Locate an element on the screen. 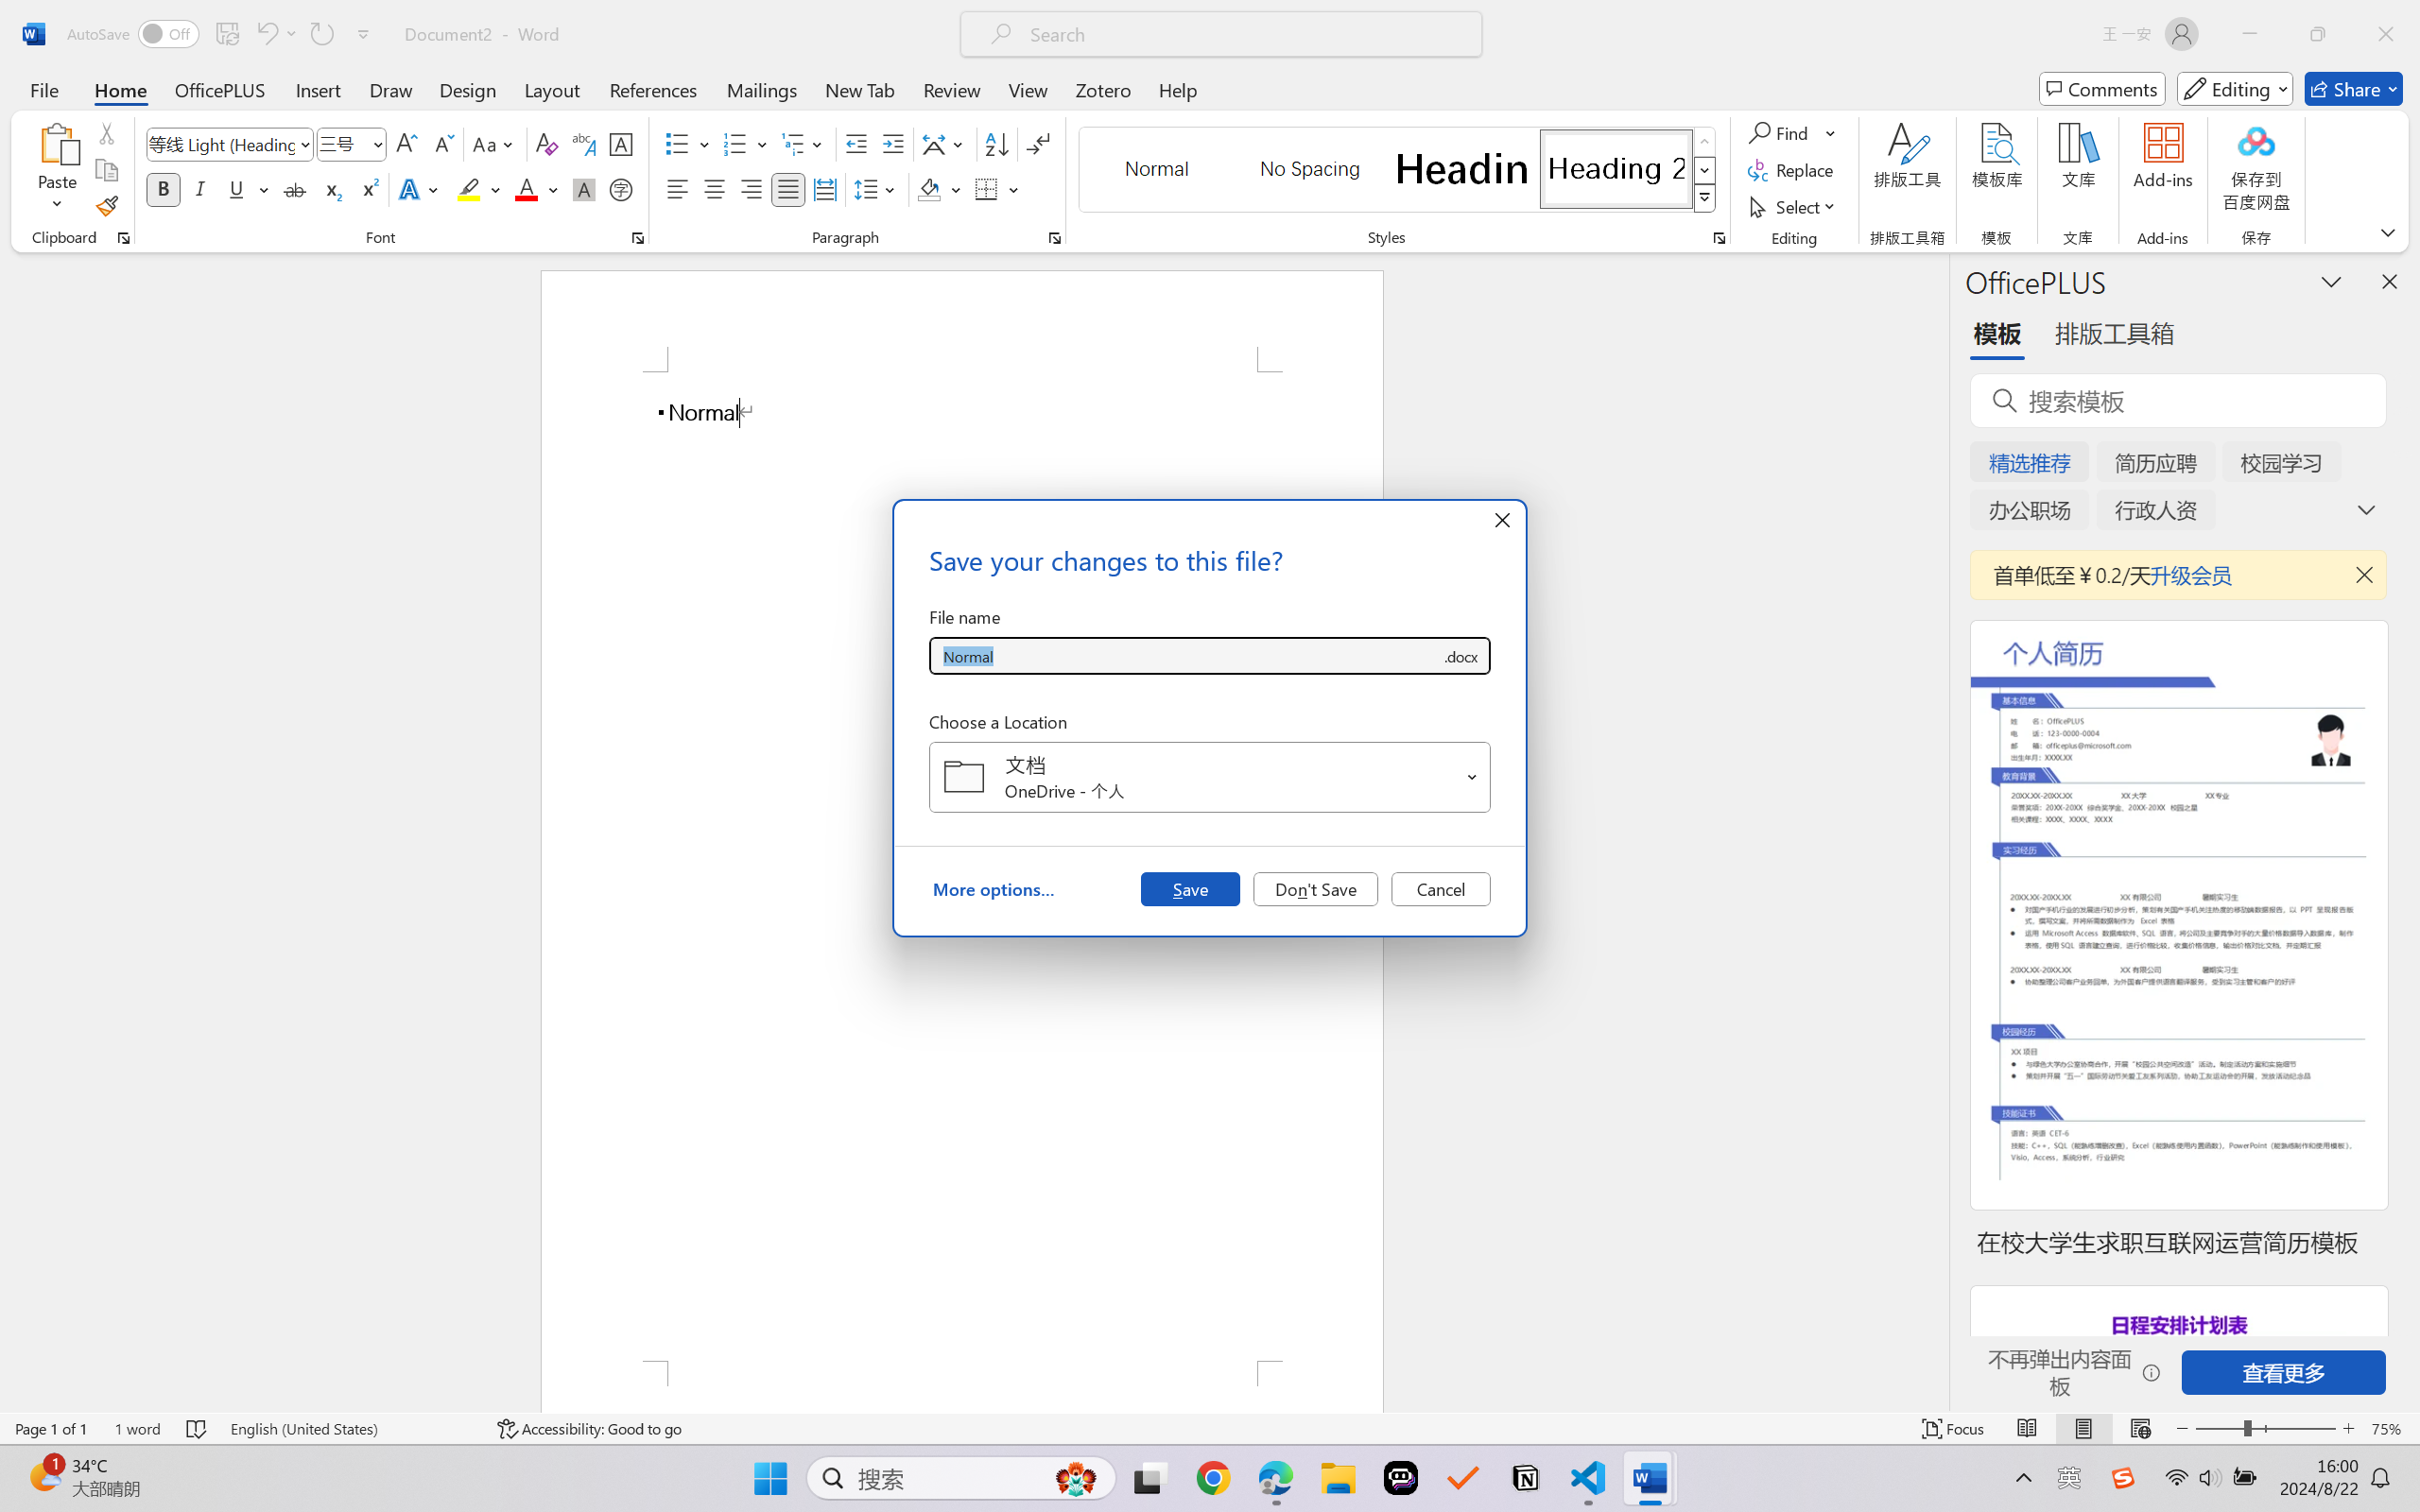  'Paragraph...' is located at coordinates (1054, 237).